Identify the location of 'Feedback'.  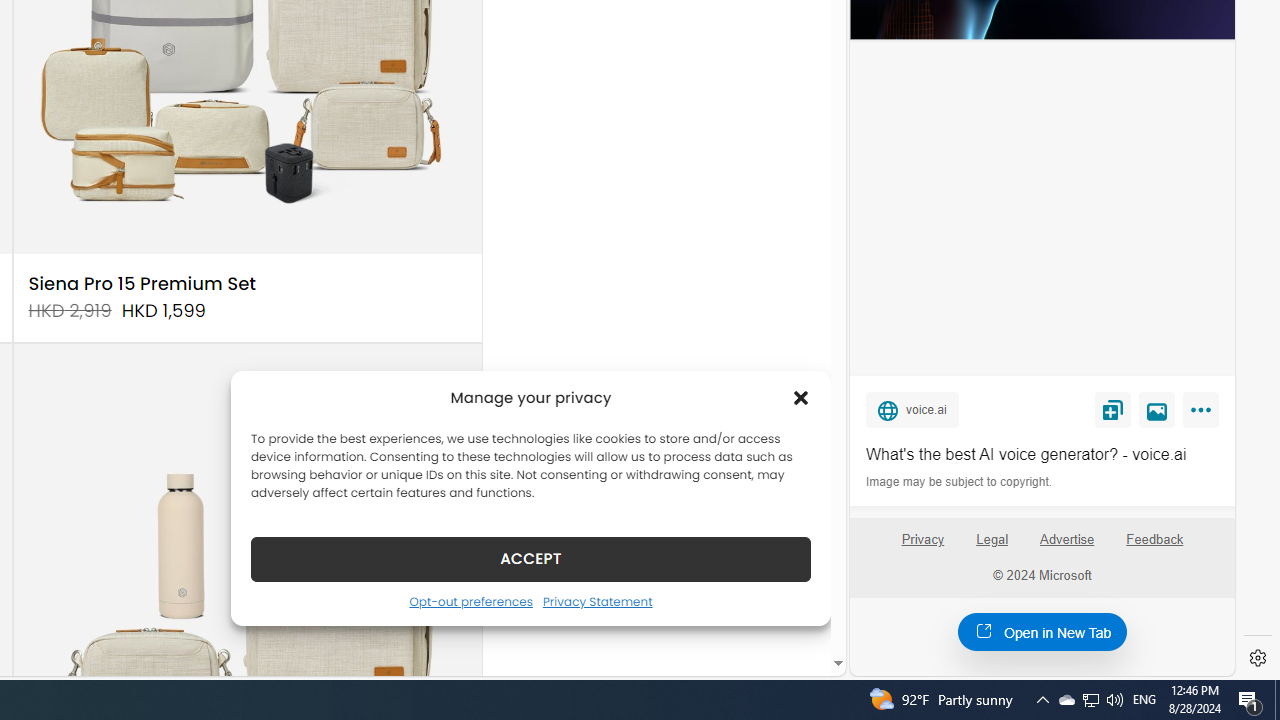
(1155, 547).